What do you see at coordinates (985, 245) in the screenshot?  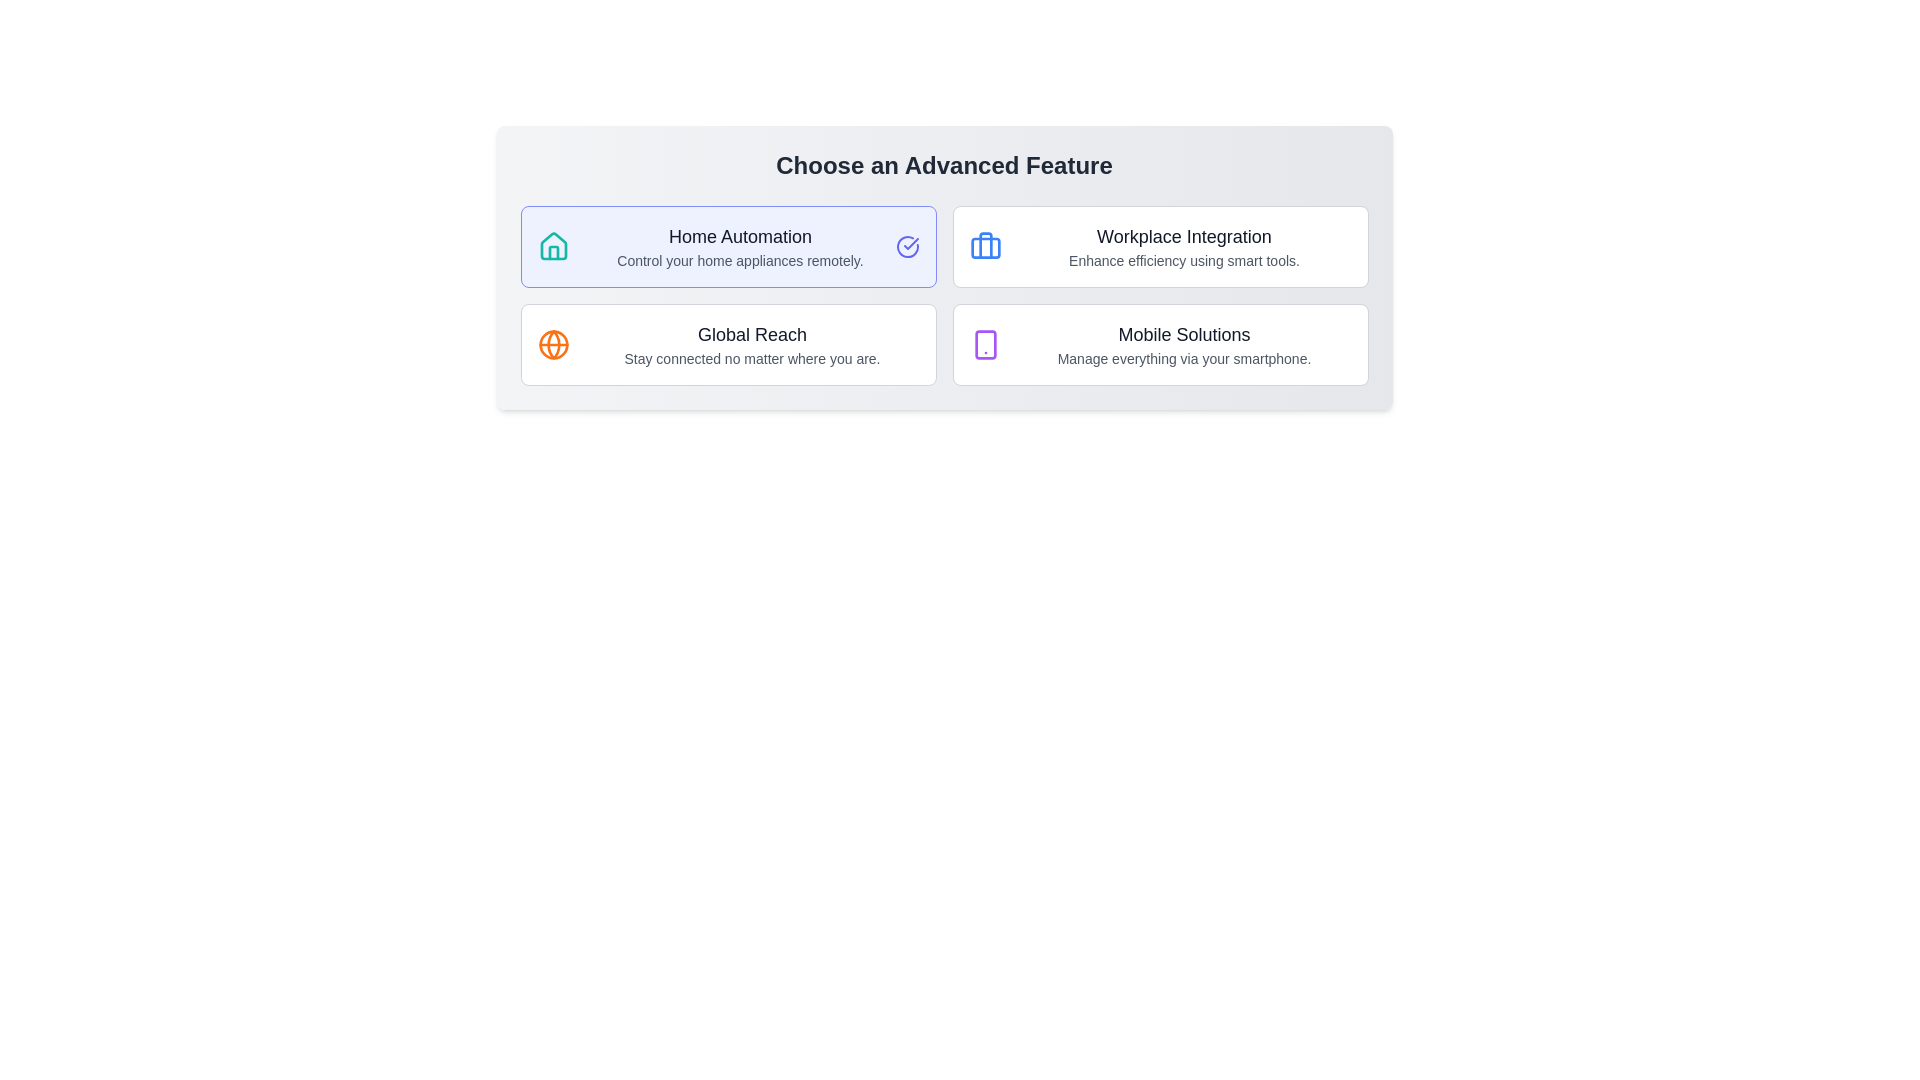 I see `the blue suitcase icon located in the card labeled 'Workplace Integration', positioned at the top-left corner beside the text and description of the feature` at bounding box center [985, 245].